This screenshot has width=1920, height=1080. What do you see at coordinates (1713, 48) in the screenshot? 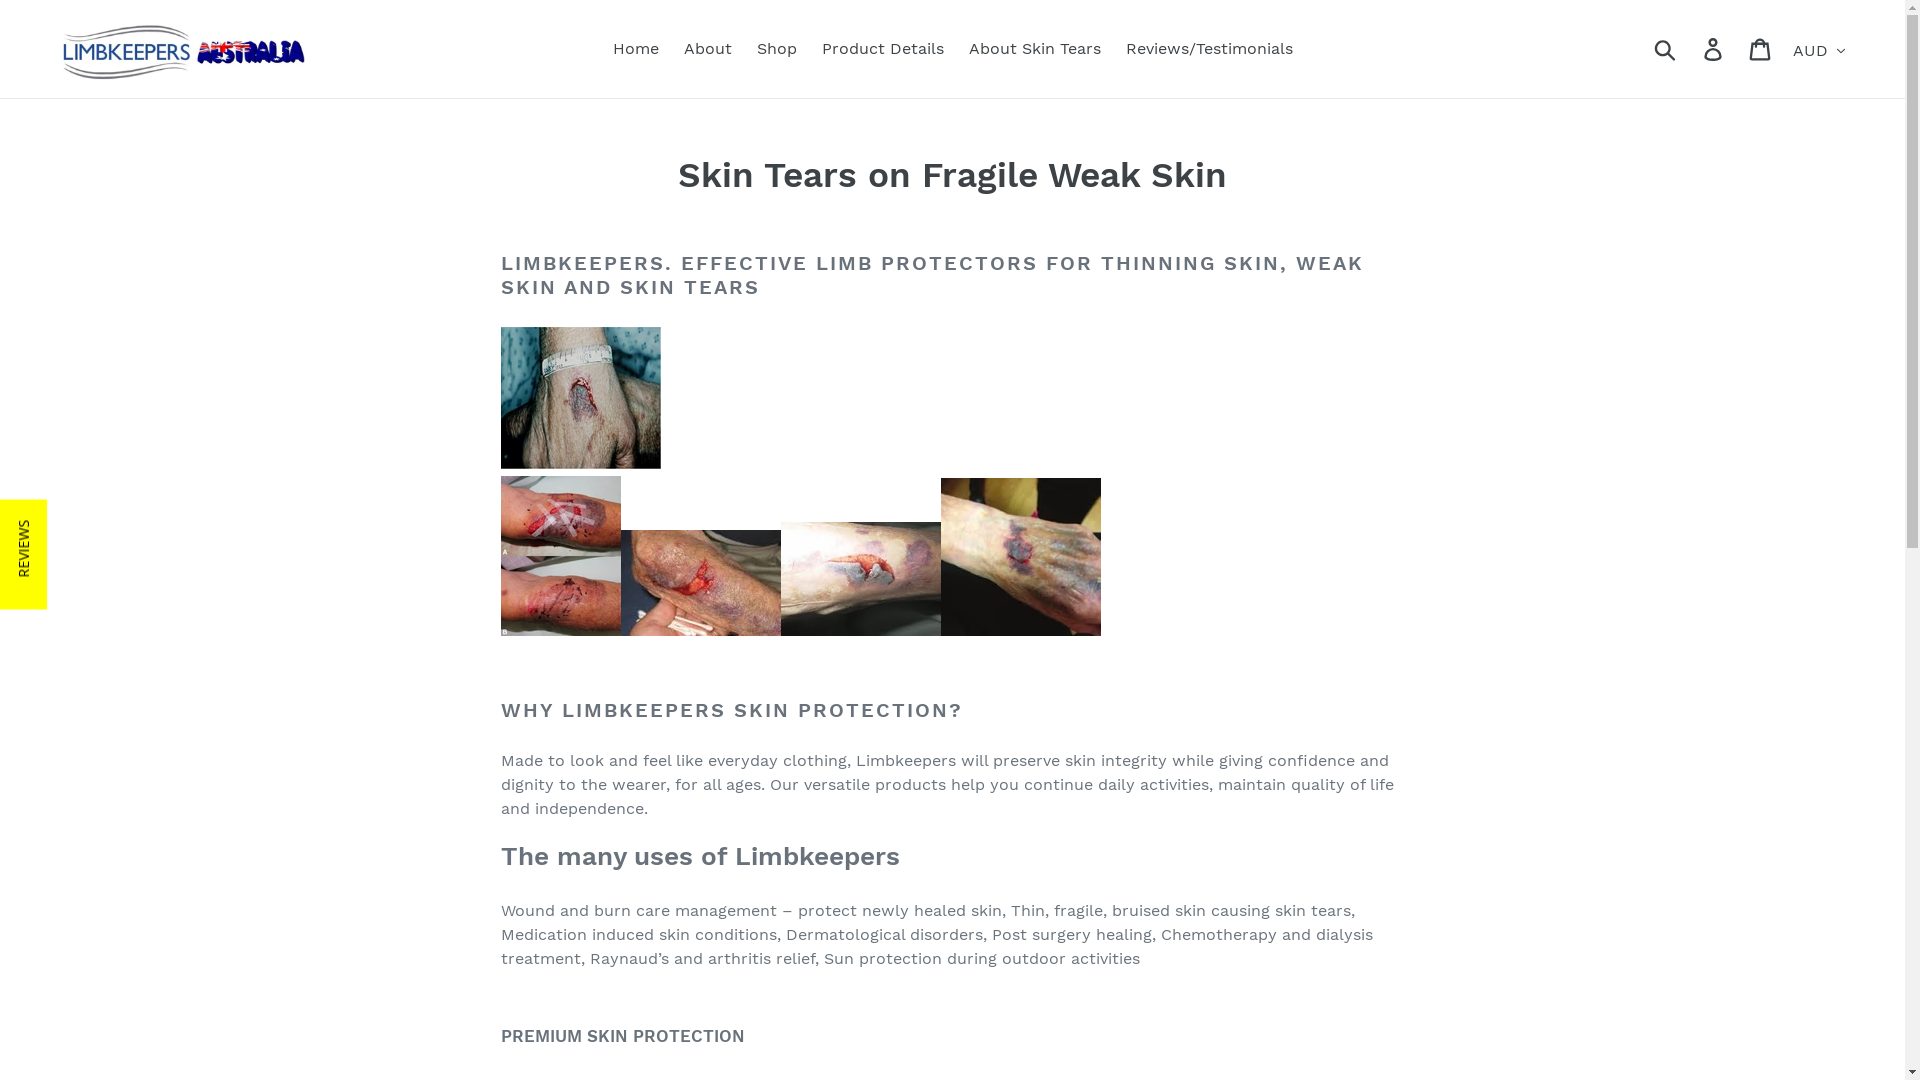
I see `'Log in'` at bounding box center [1713, 48].